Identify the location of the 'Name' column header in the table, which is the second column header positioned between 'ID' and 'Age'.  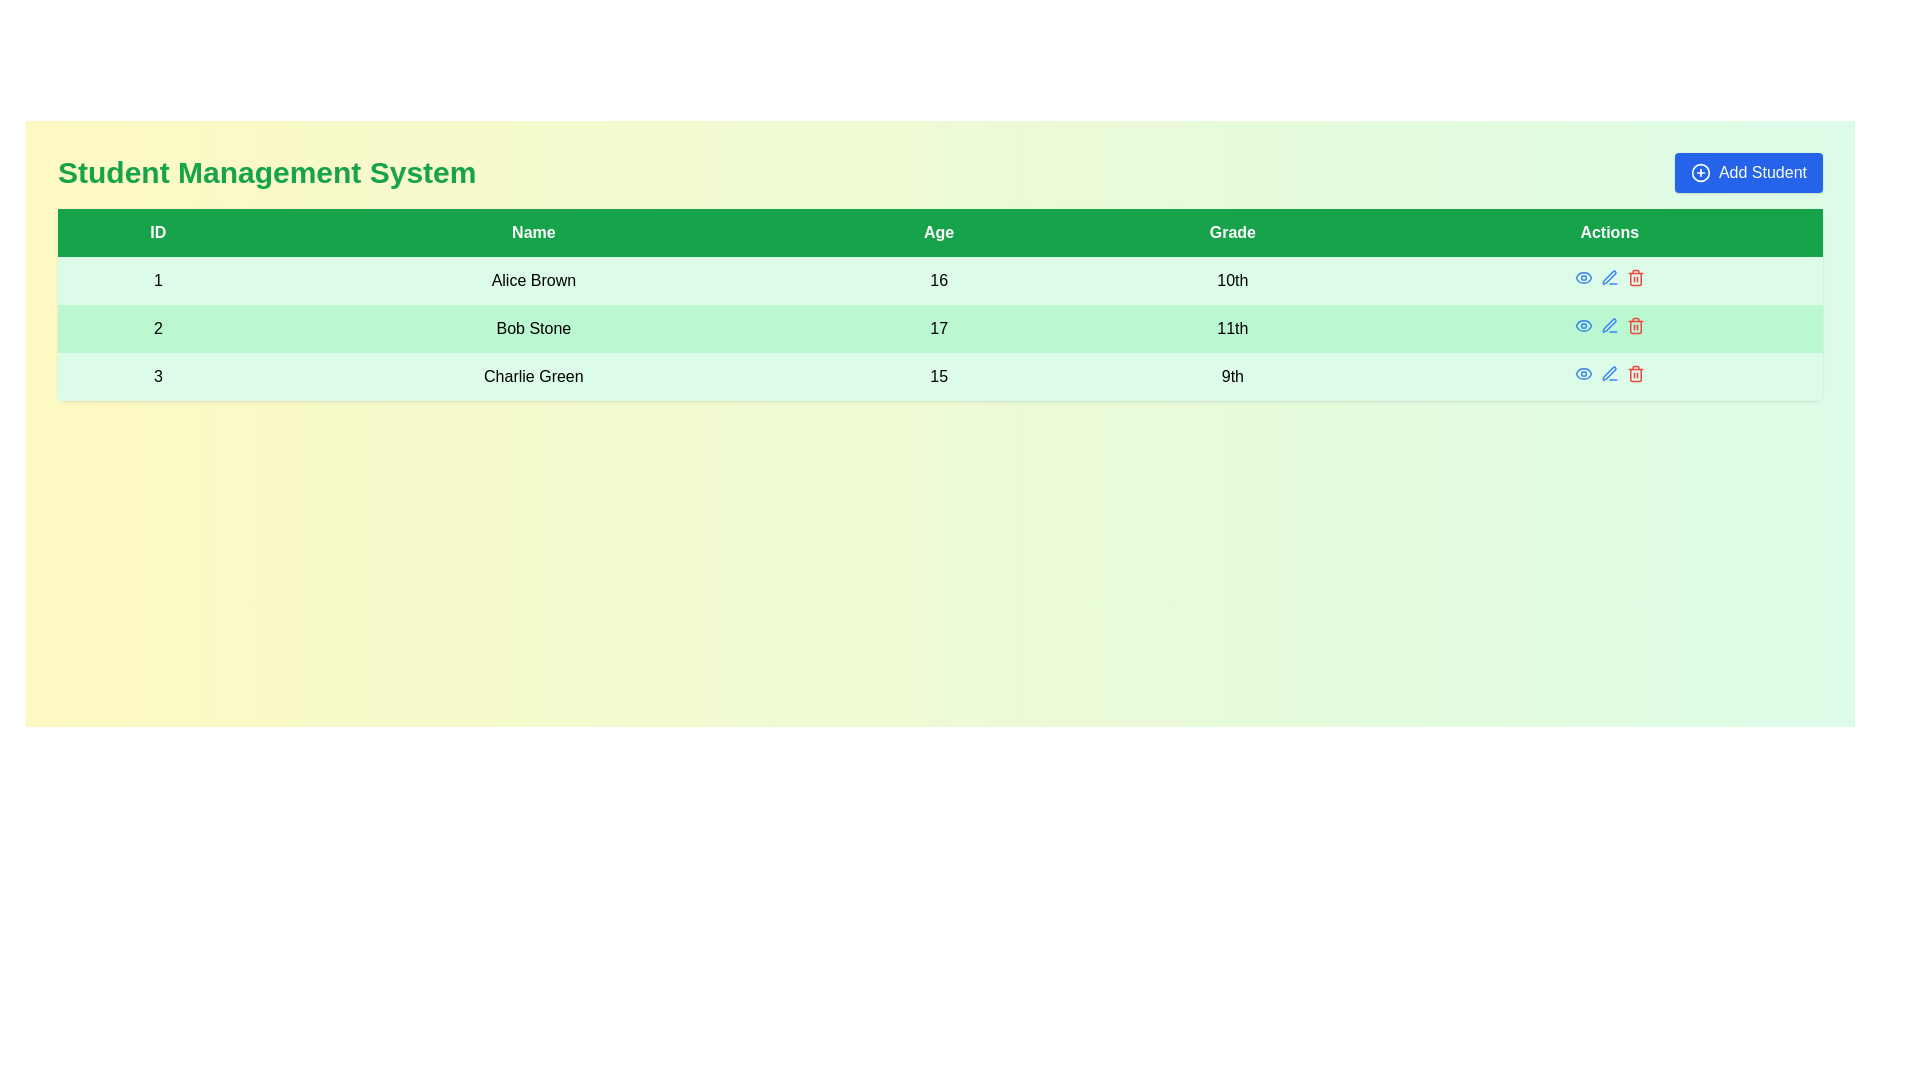
(533, 231).